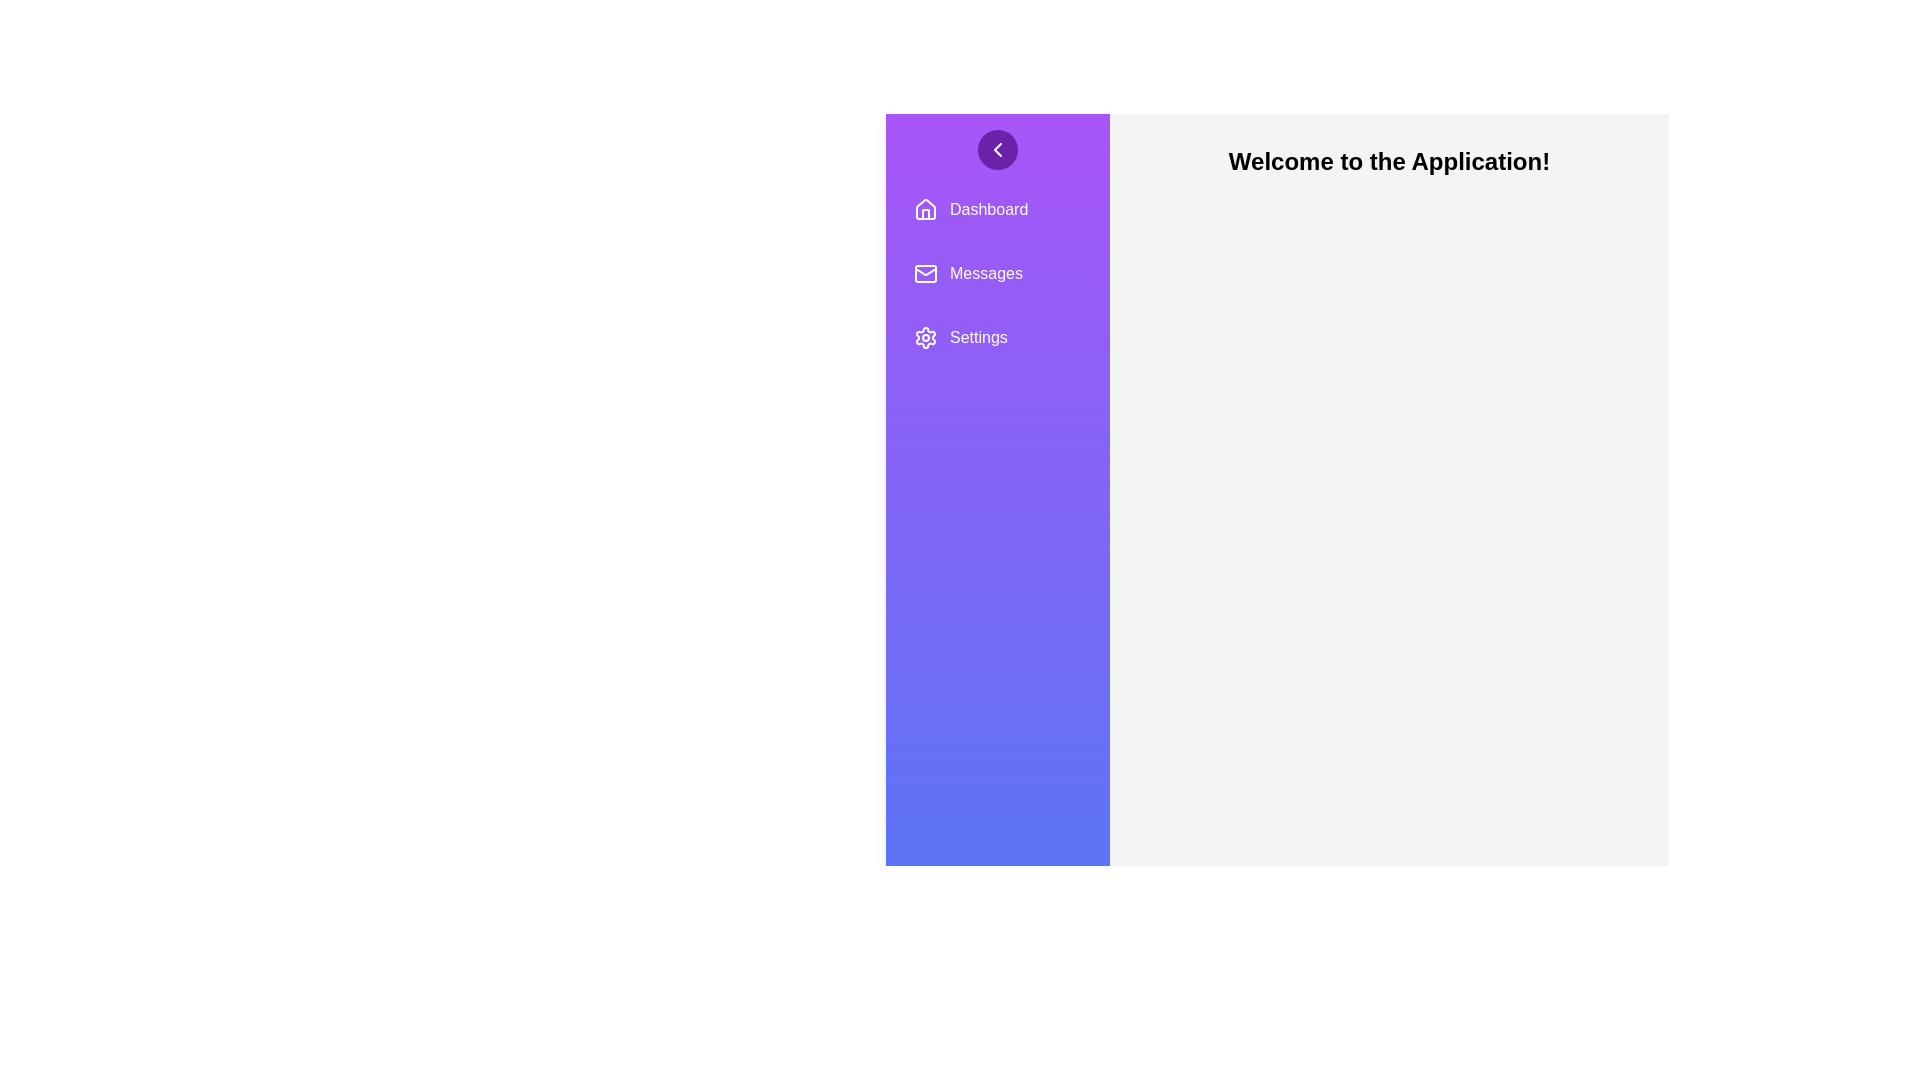  Describe the element at coordinates (998, 273) in the screenshot. I see `the 'Messages' menu option in the sidebar navigation` at that location.